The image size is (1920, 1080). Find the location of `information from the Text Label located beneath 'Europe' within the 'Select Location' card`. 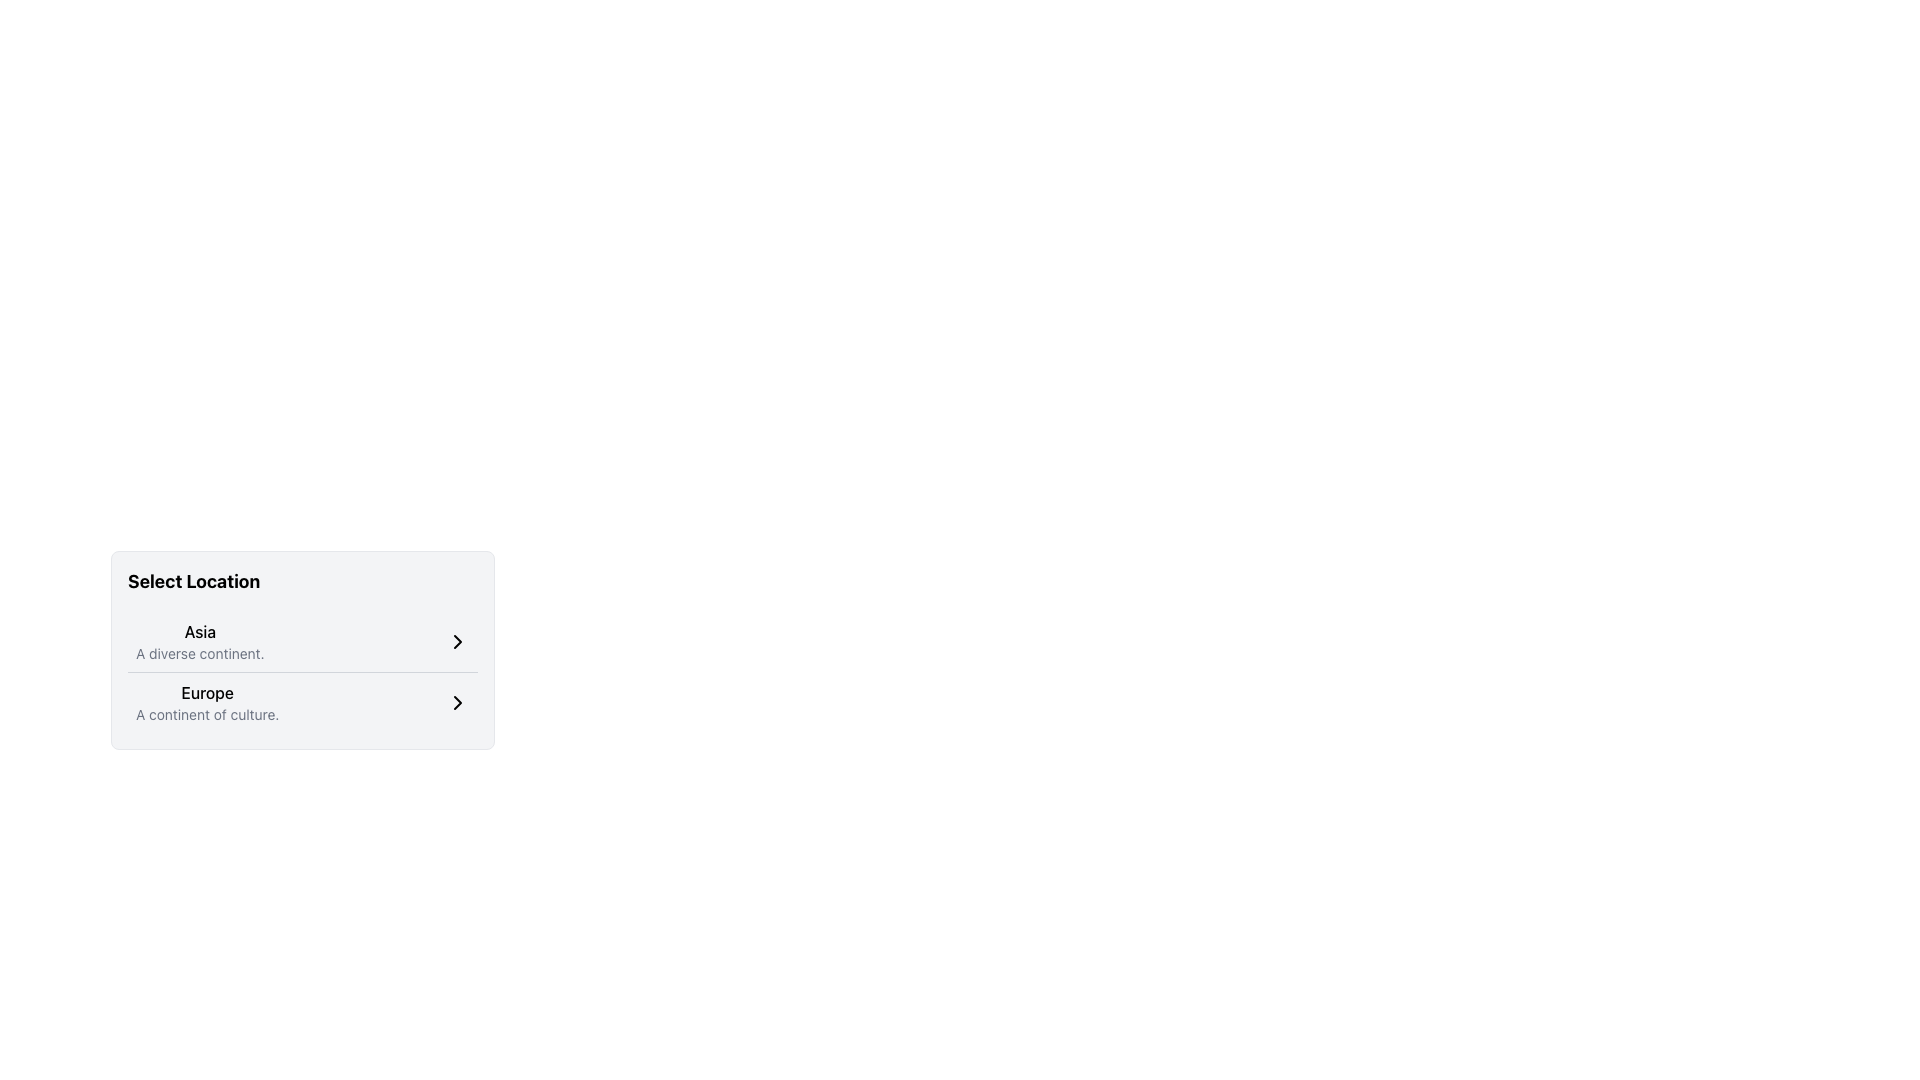

information from the Text Label located beneath 'Europe' within the 'Select Location' card is located at coordinates (207, 713).